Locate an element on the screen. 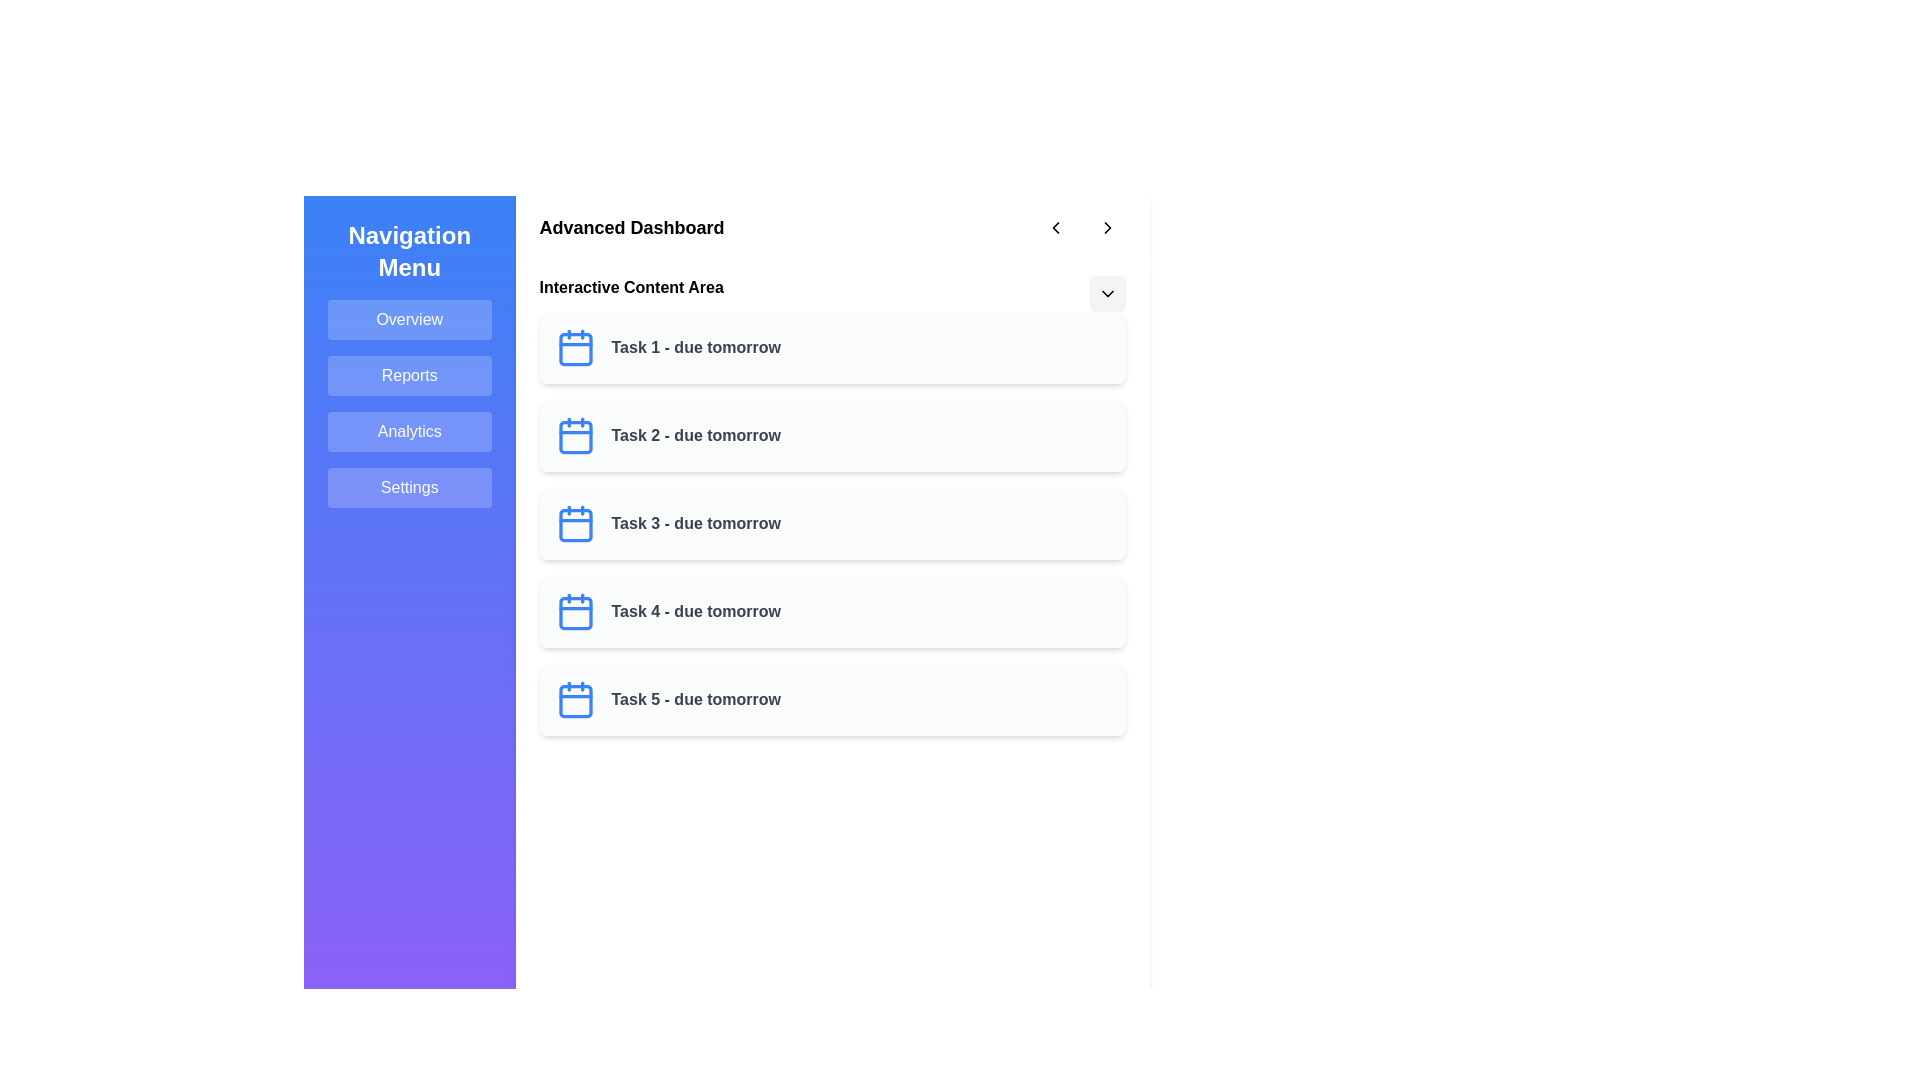 This screenshot has height=1080, width=1920. the navigation button located in the sidebar menu, which is the second item below the 'Overview' button, to change its appearance is located at coordinates (408, 375).